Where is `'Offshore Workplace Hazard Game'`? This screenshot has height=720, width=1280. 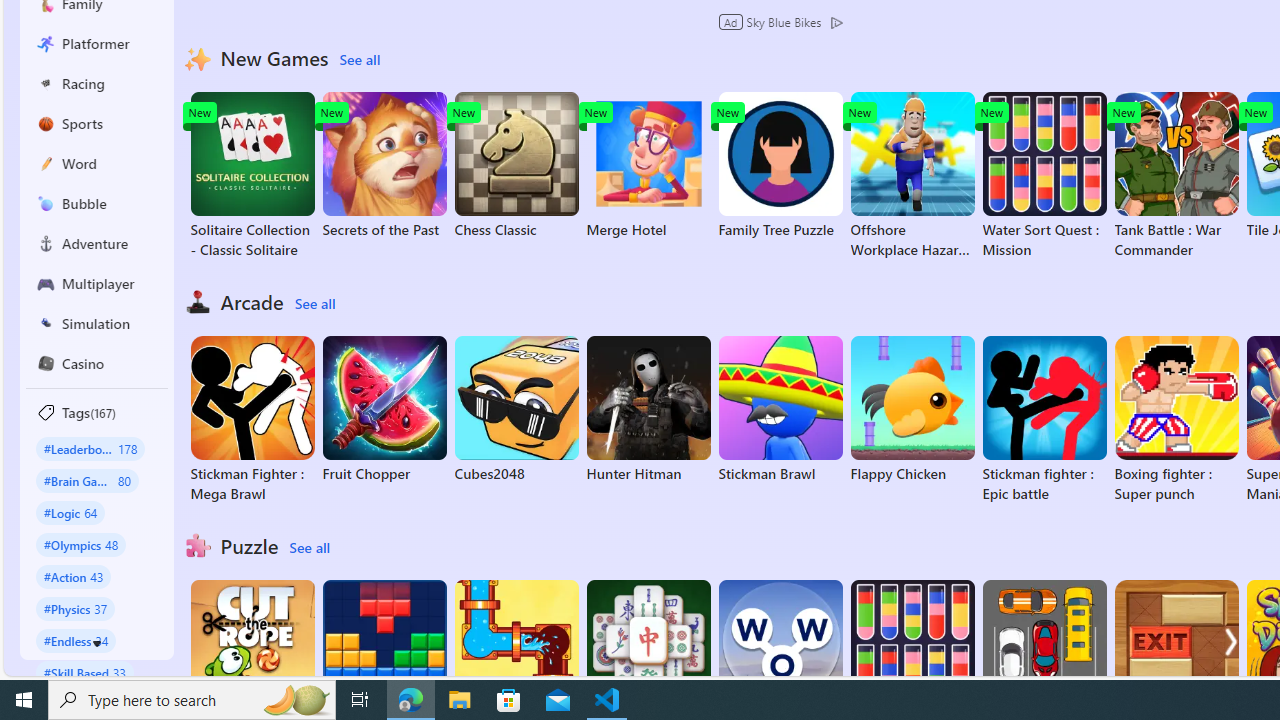
'Offshore Workplace Hazard Game' is located at coordinates (911, 175).